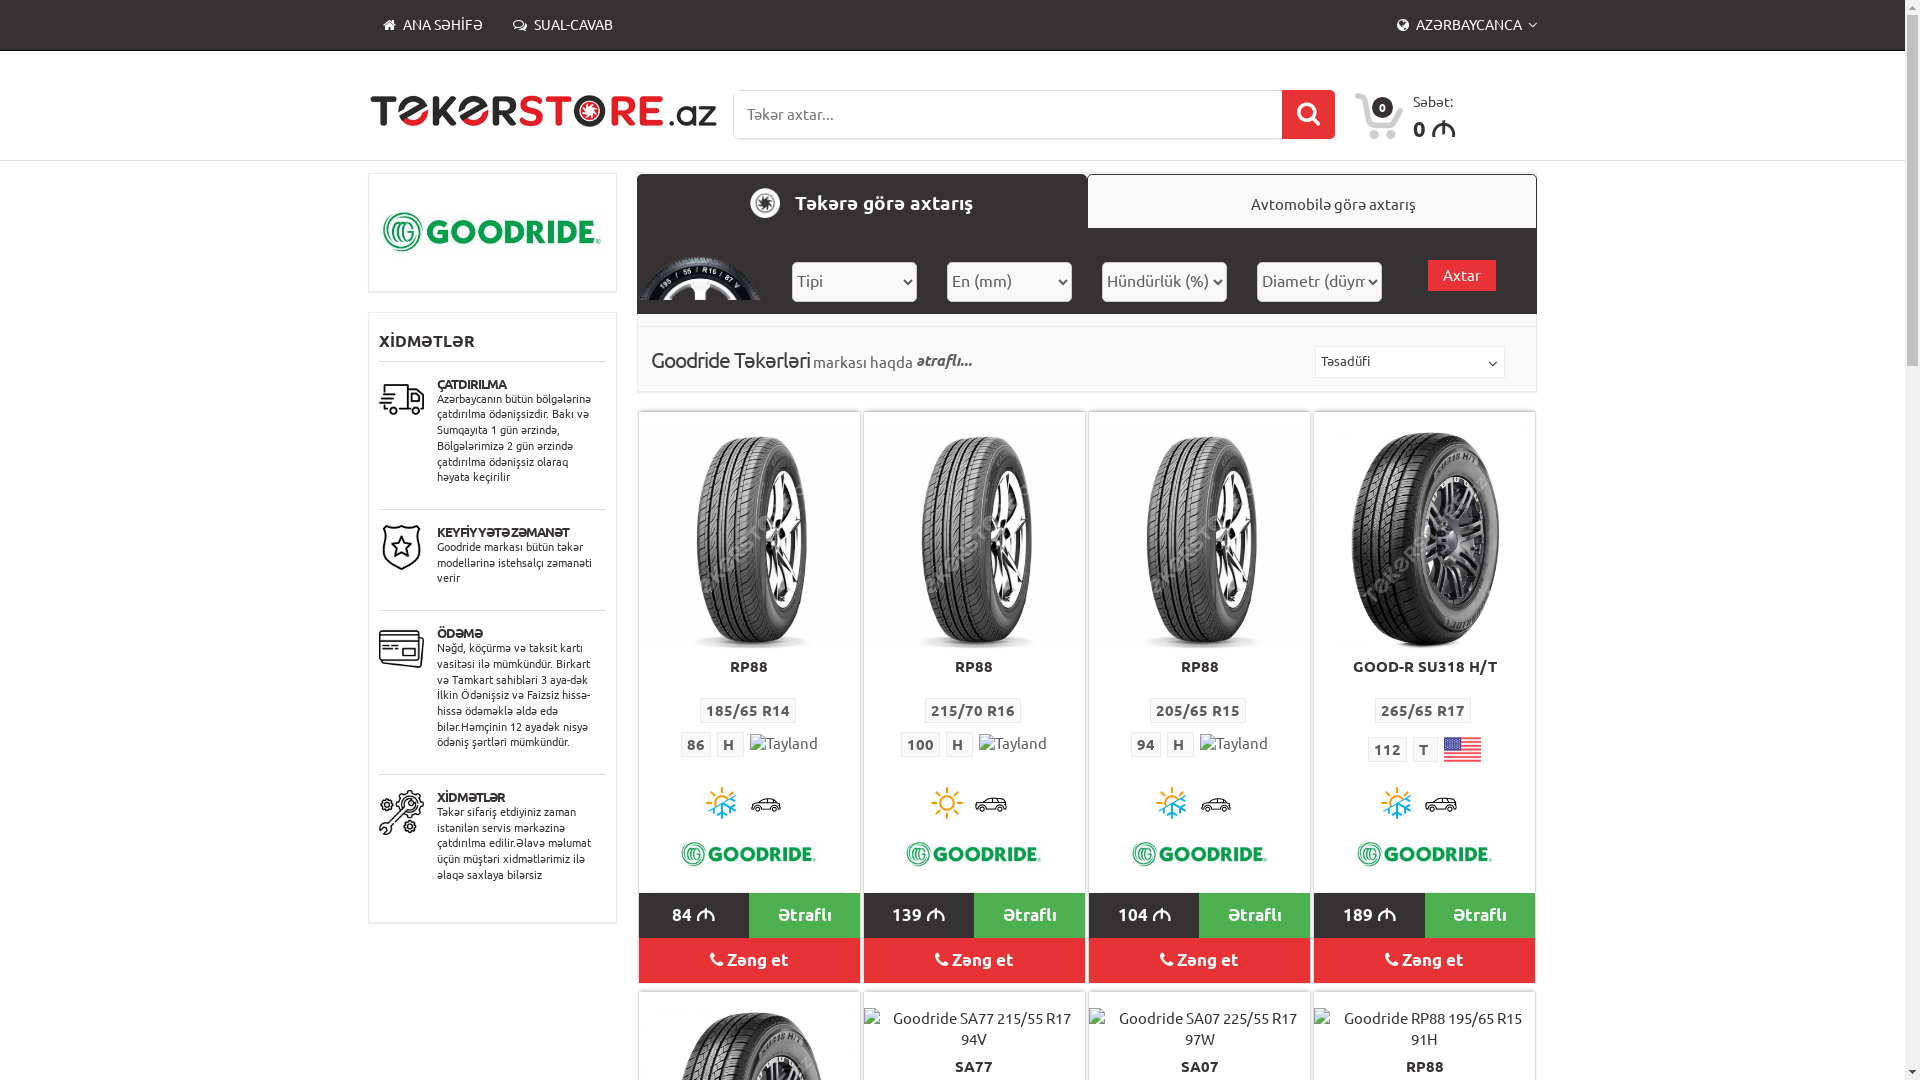 The height and width of the screenshot is (1080, 1920). What do you see at coordinates (974, 1065) in the screenshot?
I see `'SA77'` at bounding box center [974, 1065].